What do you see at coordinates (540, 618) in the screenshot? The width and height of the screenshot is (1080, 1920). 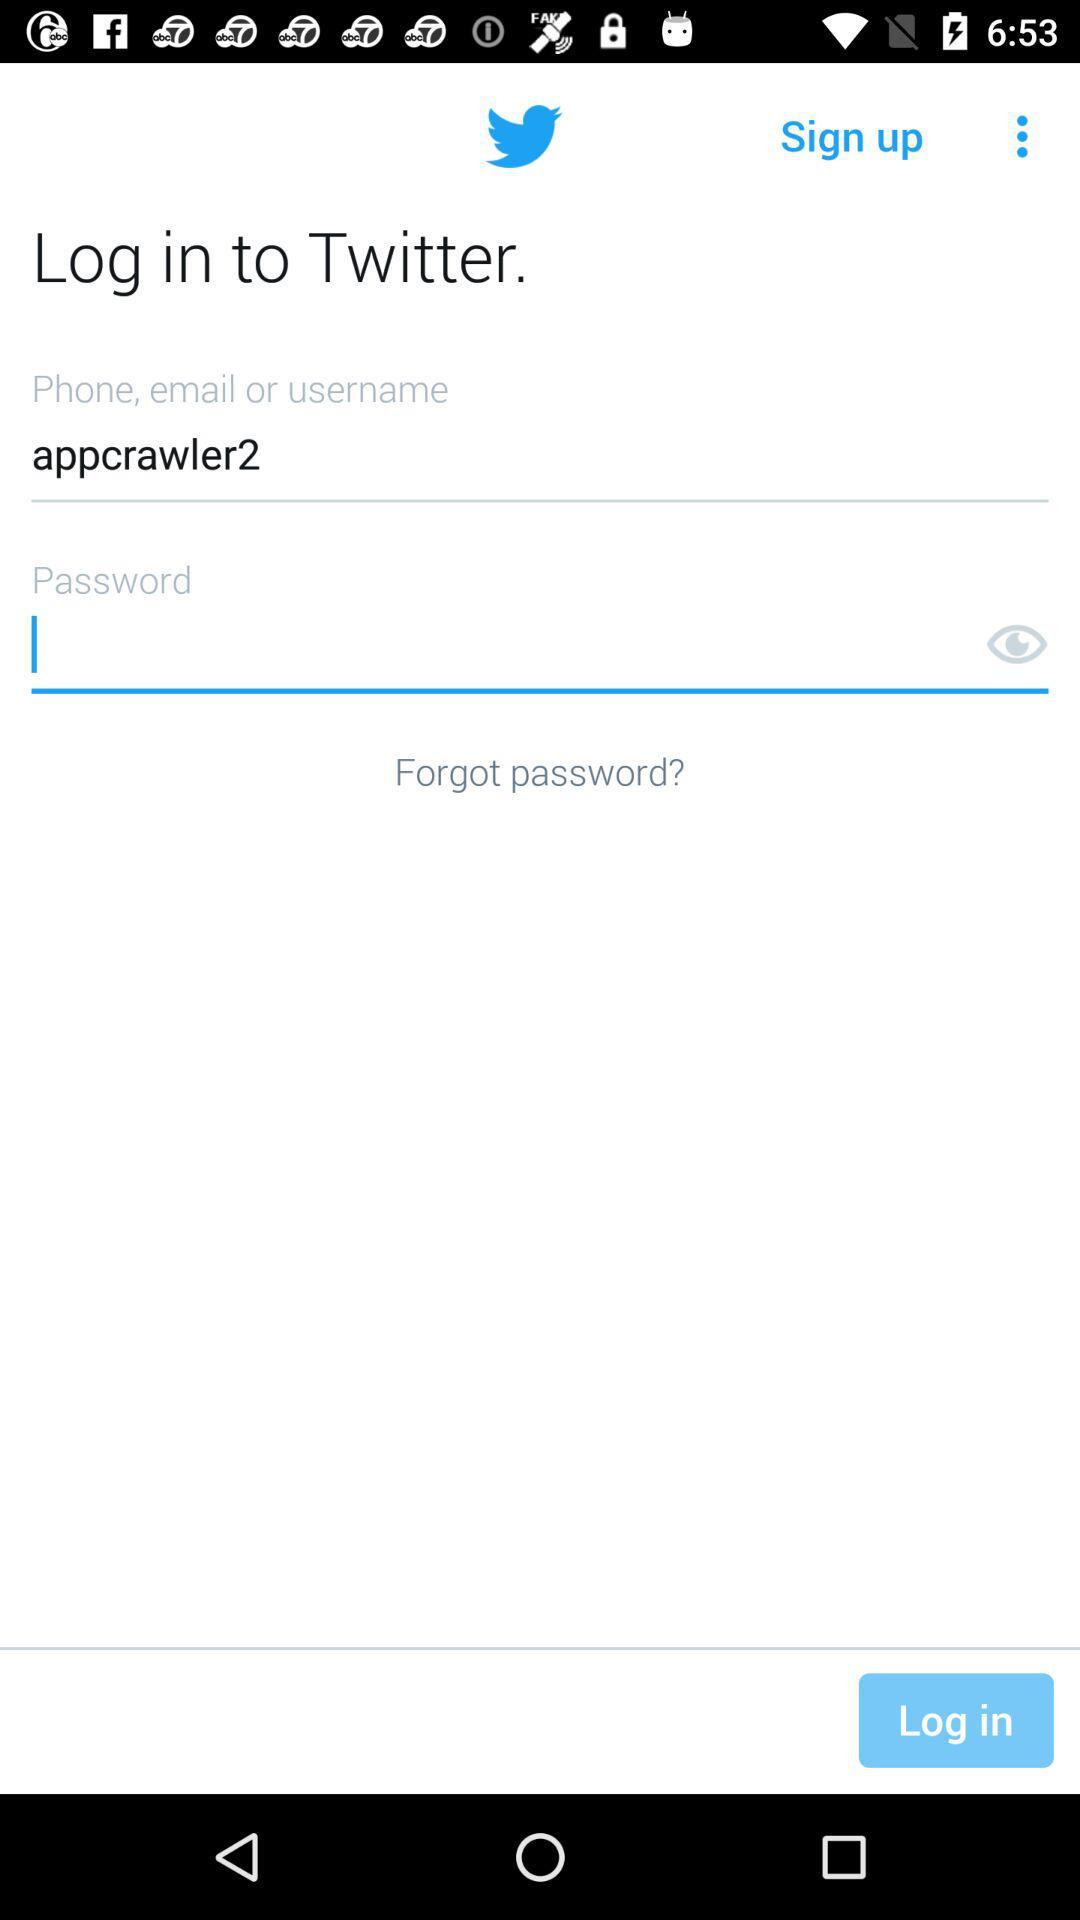 I see `the item above forgot password? icon` at bounding box center [540, 618].